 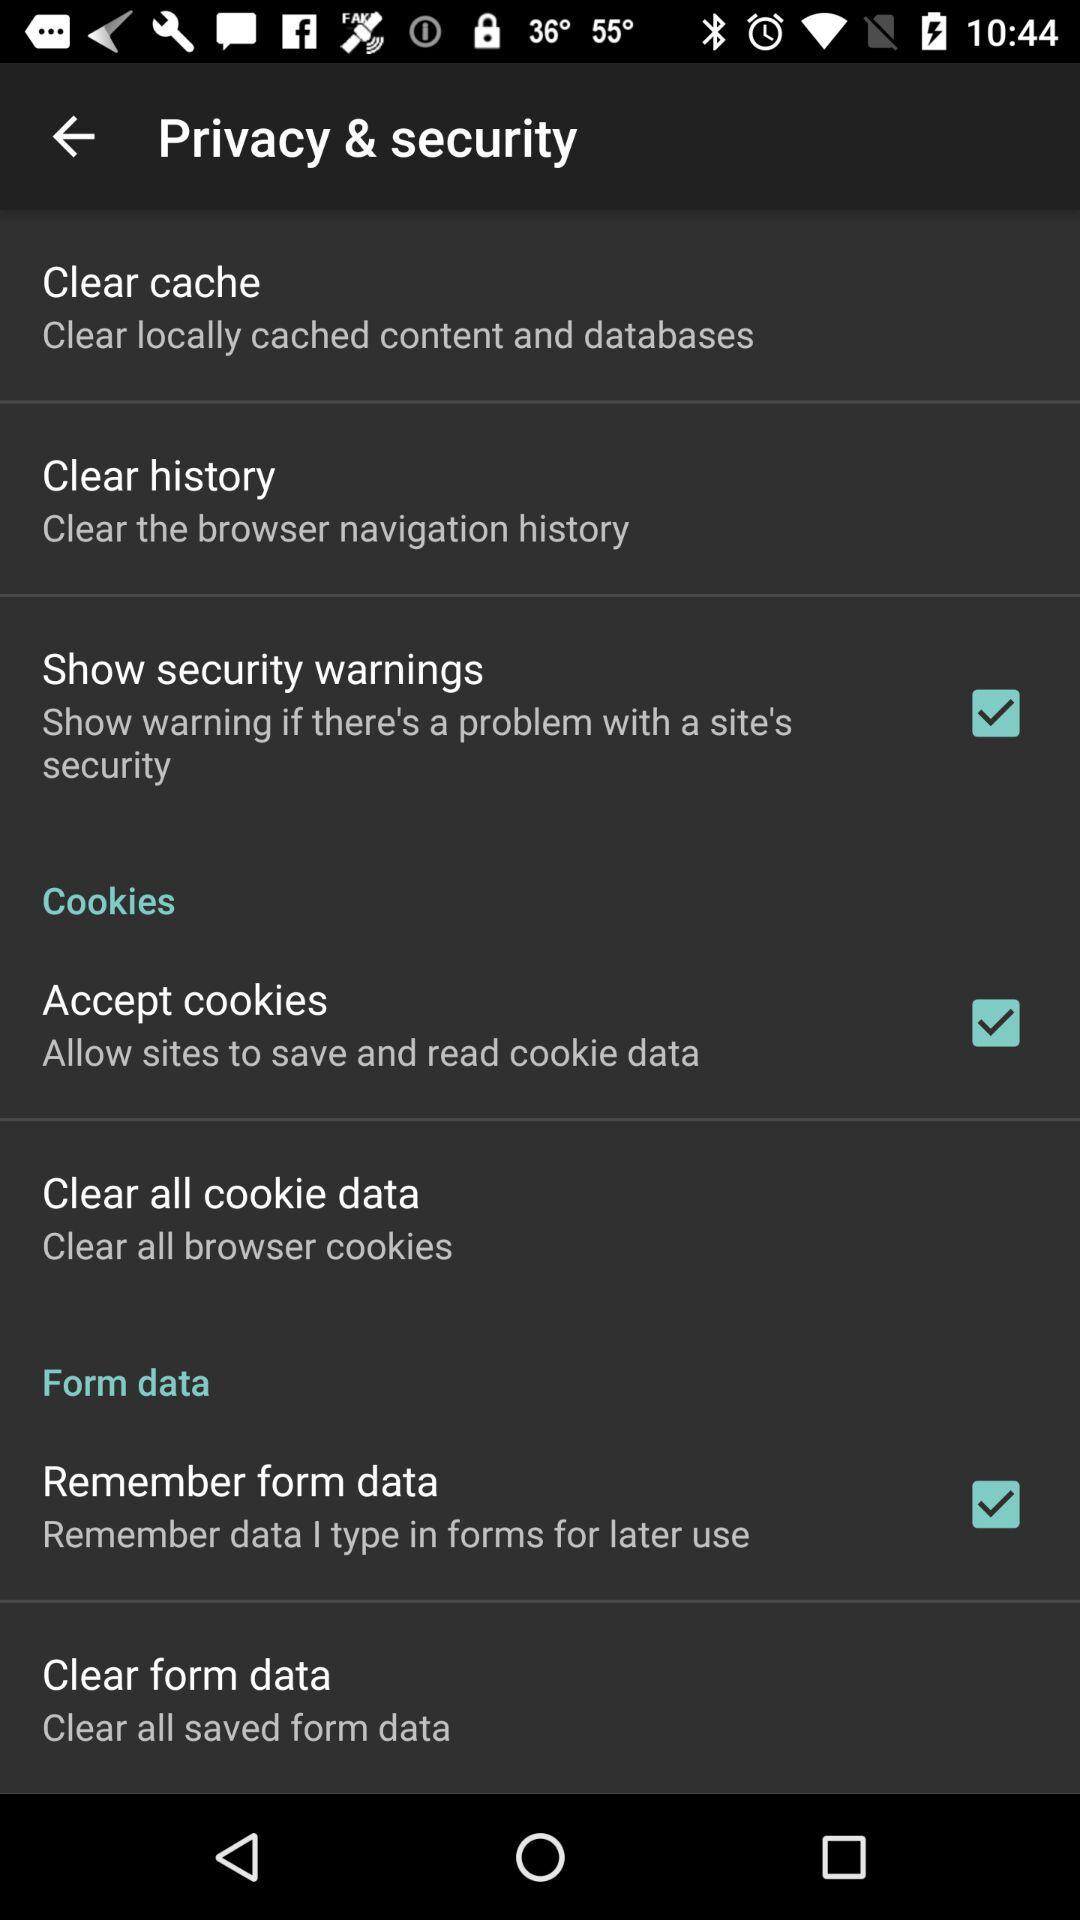 I want to click on the accept cookies item, so click(x=185, y=998).